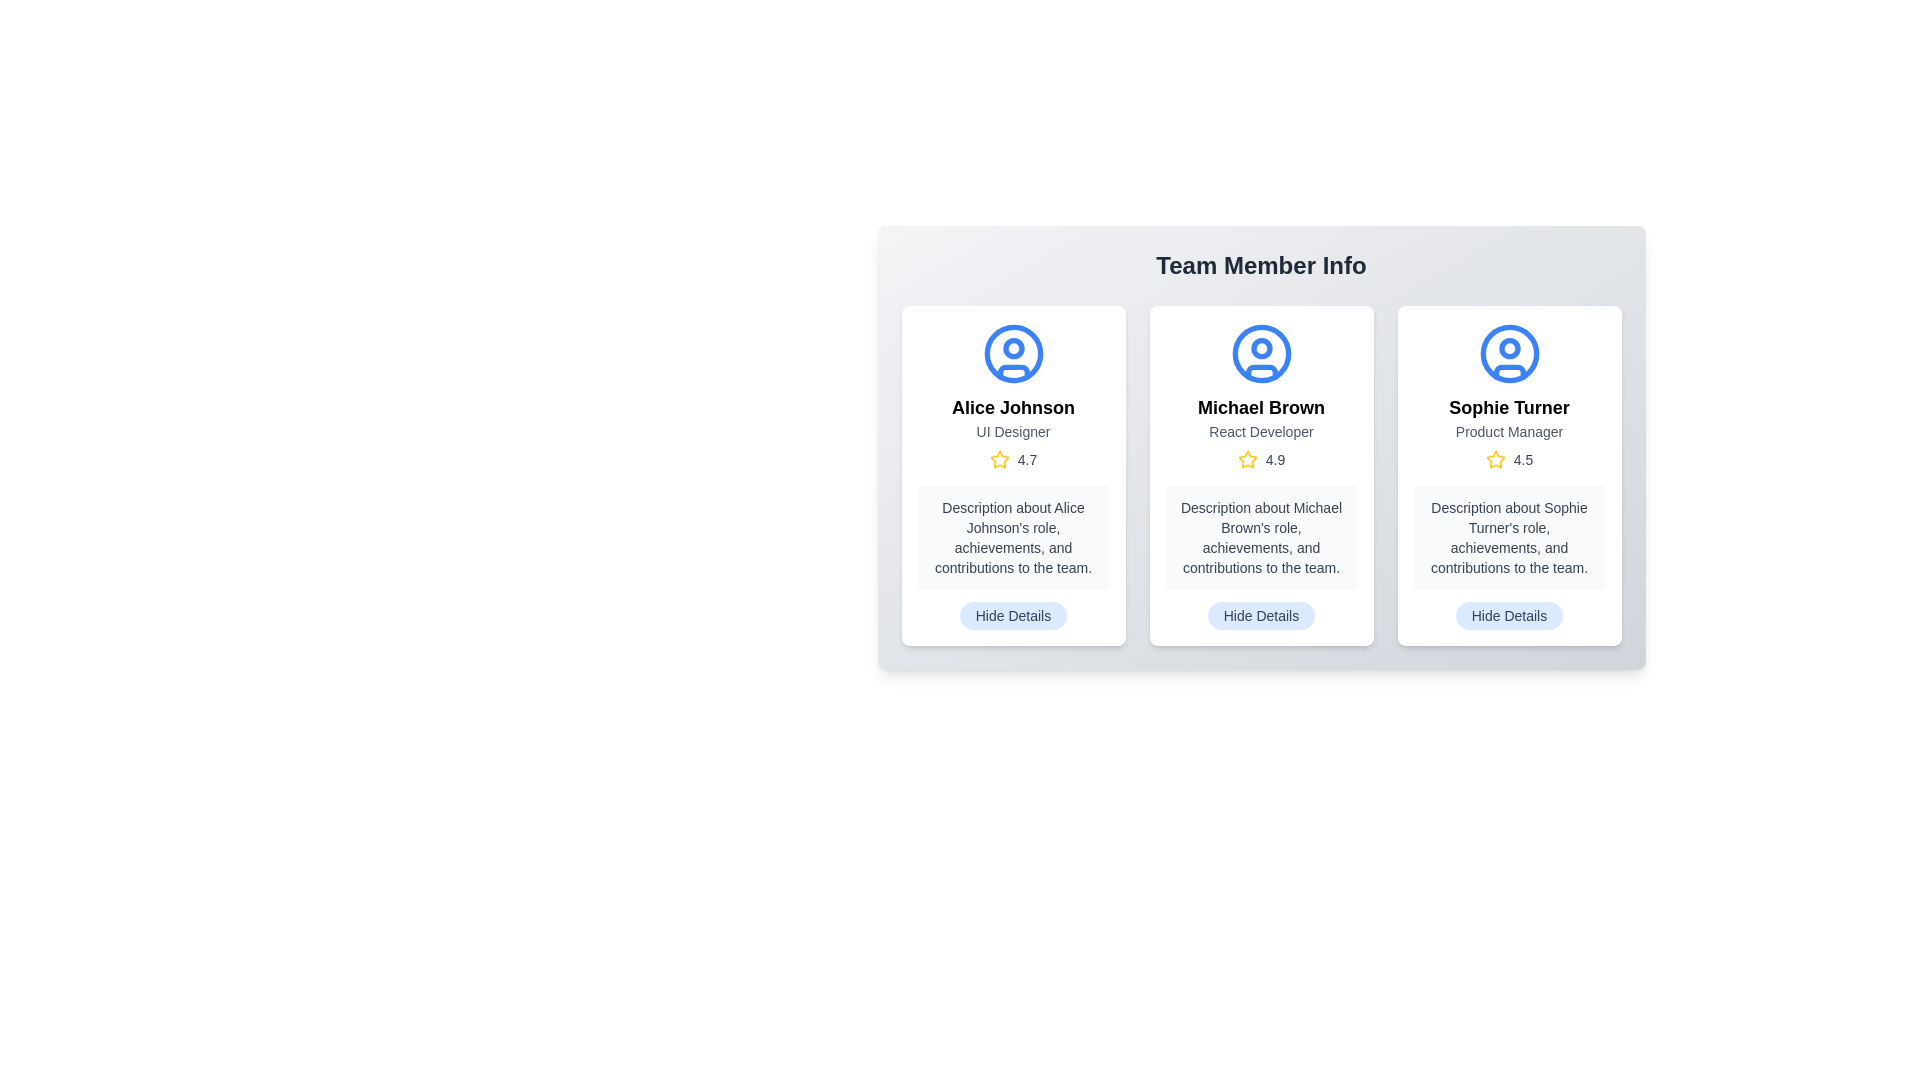 This screenshot has height=1080, width=1920. What do you see at coordinates (1013, 347) in the screenshot?
I see `the decorative graphical element within the avatar icon of the card representing 'Alice Johnson - UI Designer', located at the top center of the card` at bounding box center [1013, 347].